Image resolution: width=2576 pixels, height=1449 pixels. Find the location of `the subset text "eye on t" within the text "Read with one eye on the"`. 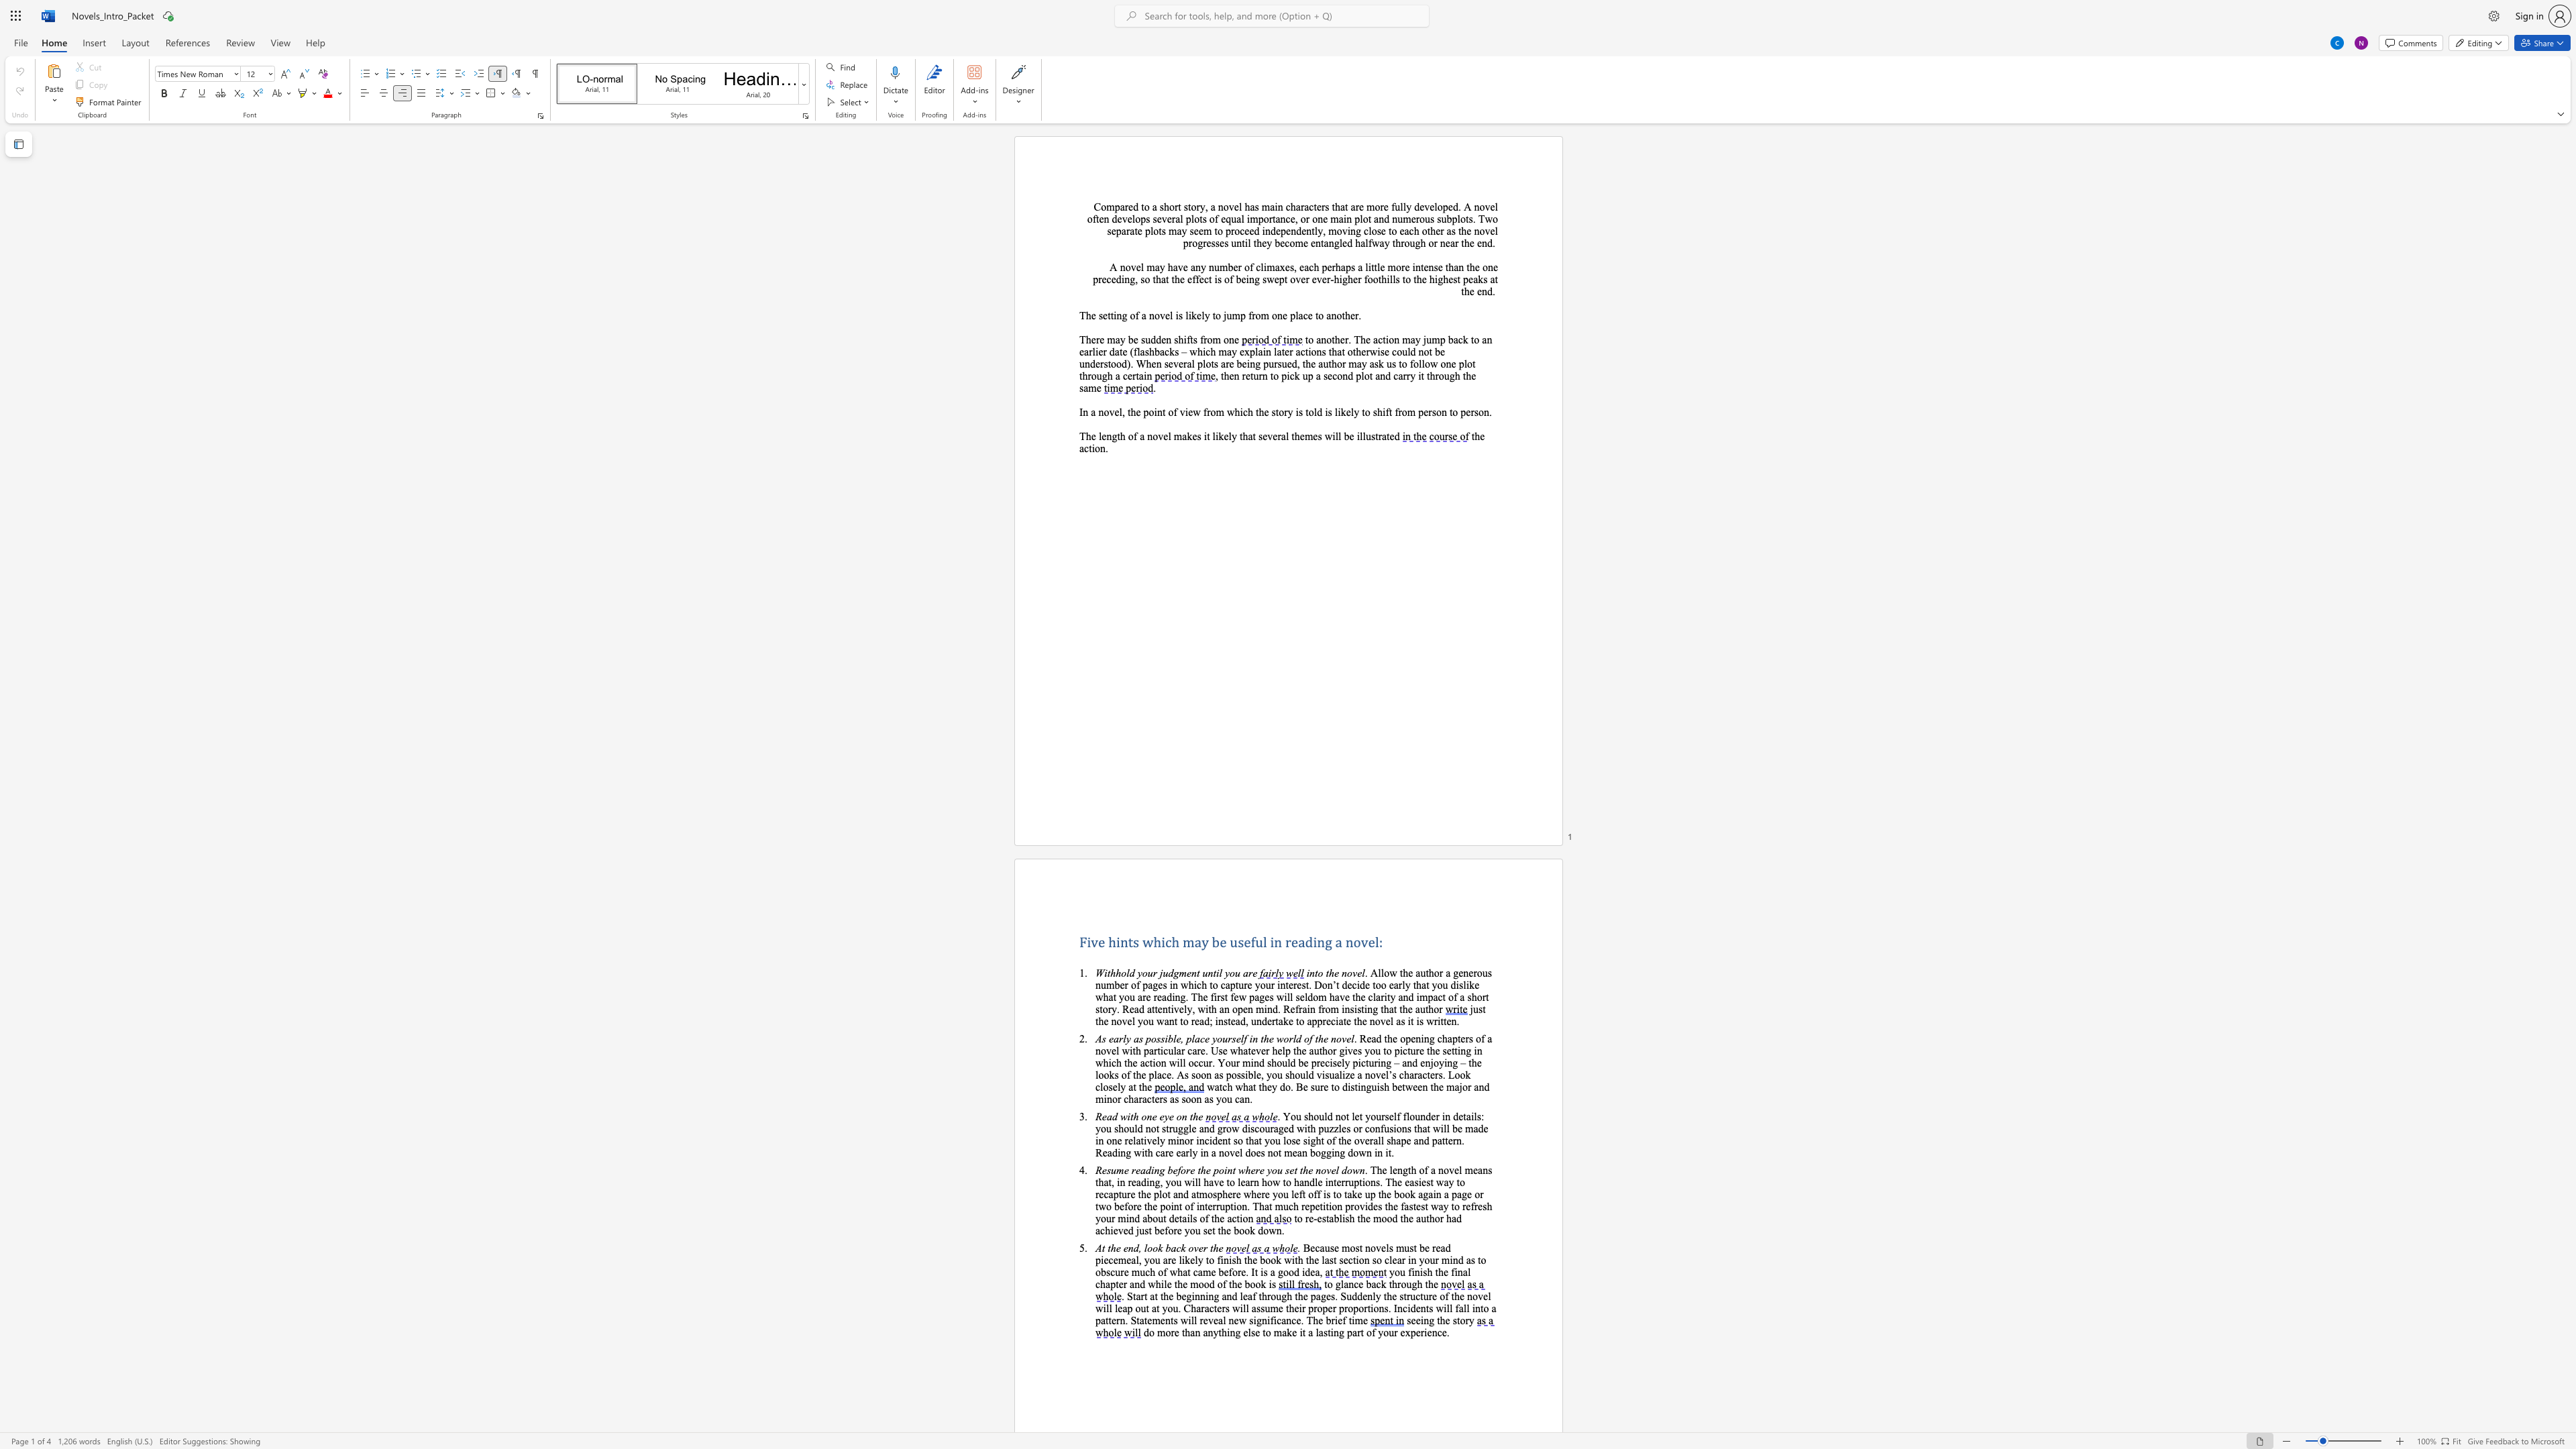

the subset text "eye on t" within the text "Read with one eye on the" is located at coordinates (1159, 1116).